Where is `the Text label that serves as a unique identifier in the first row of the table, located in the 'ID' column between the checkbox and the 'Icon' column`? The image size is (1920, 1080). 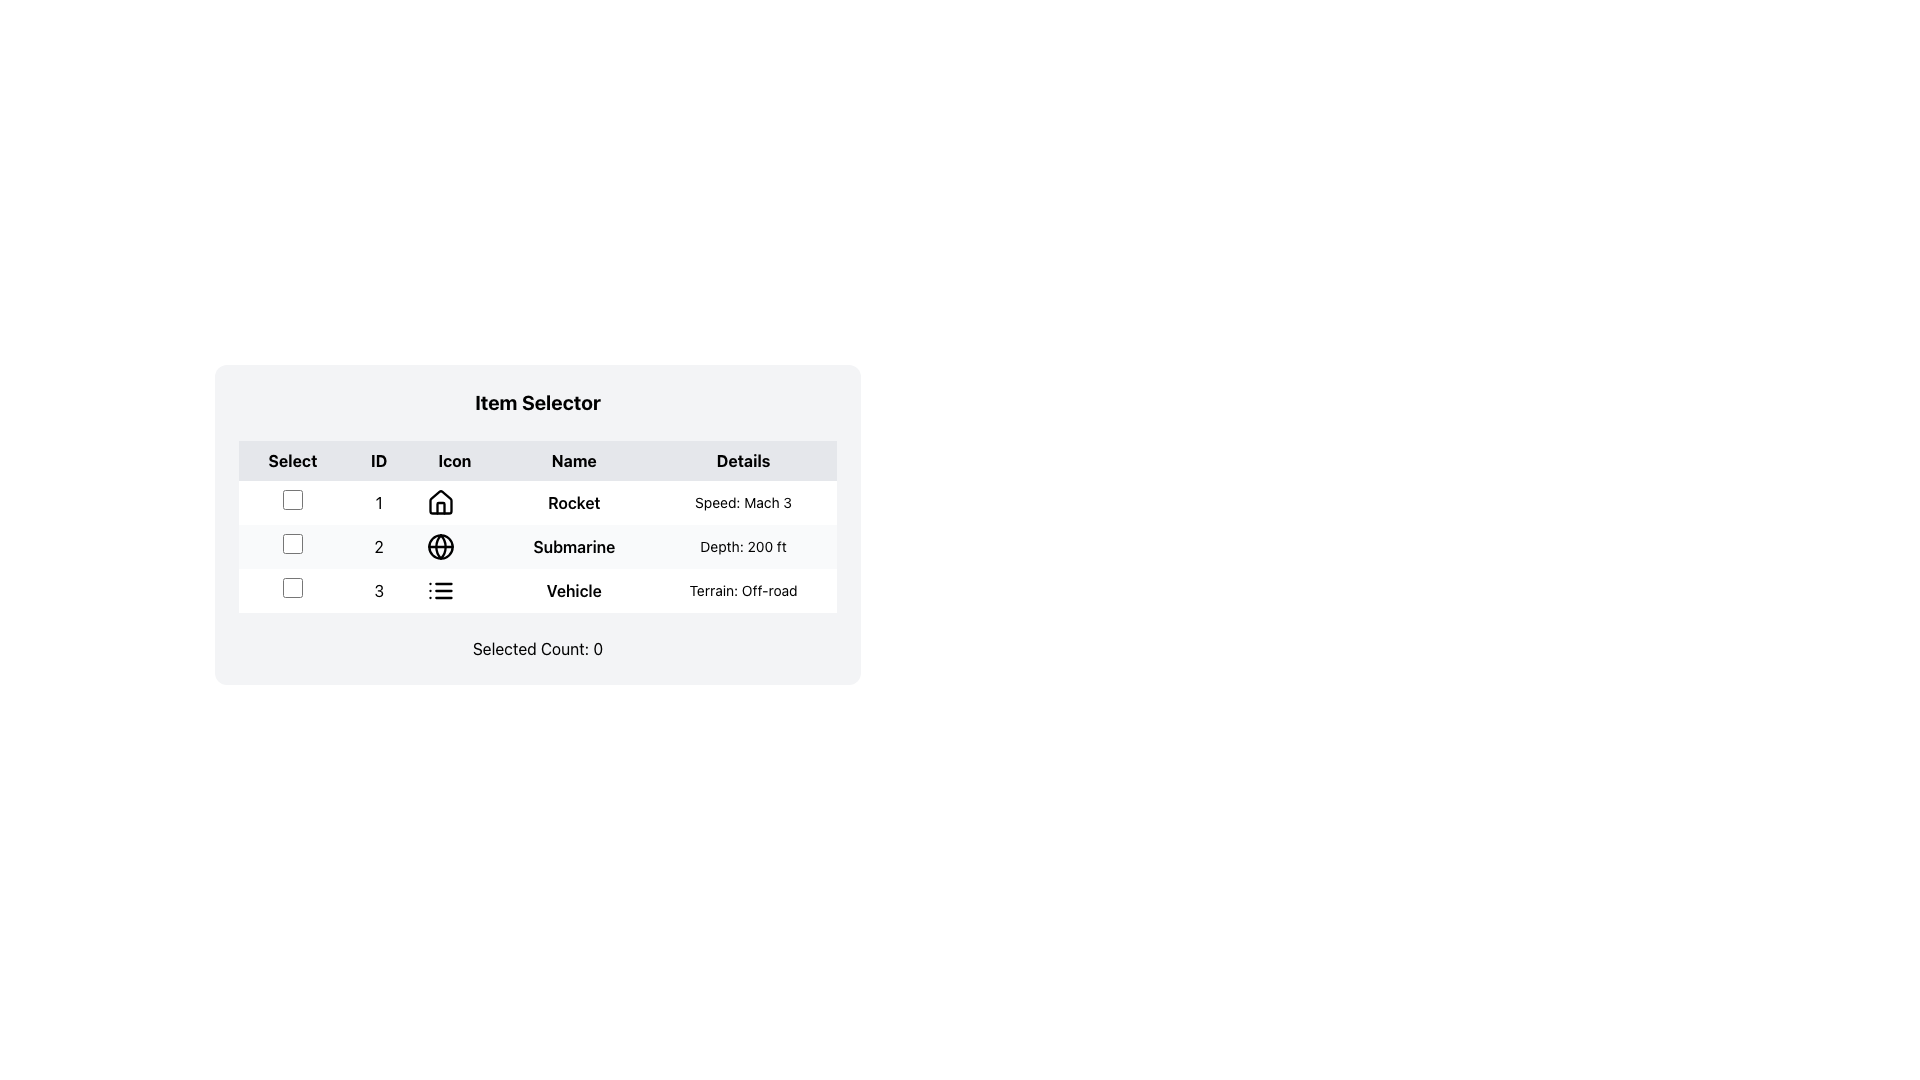 the Text label that serves as a unique identifier in the first row of the table, located in the 'ID' column between the checkbox and the 'Icon' column is located at coordinates (379, 501).